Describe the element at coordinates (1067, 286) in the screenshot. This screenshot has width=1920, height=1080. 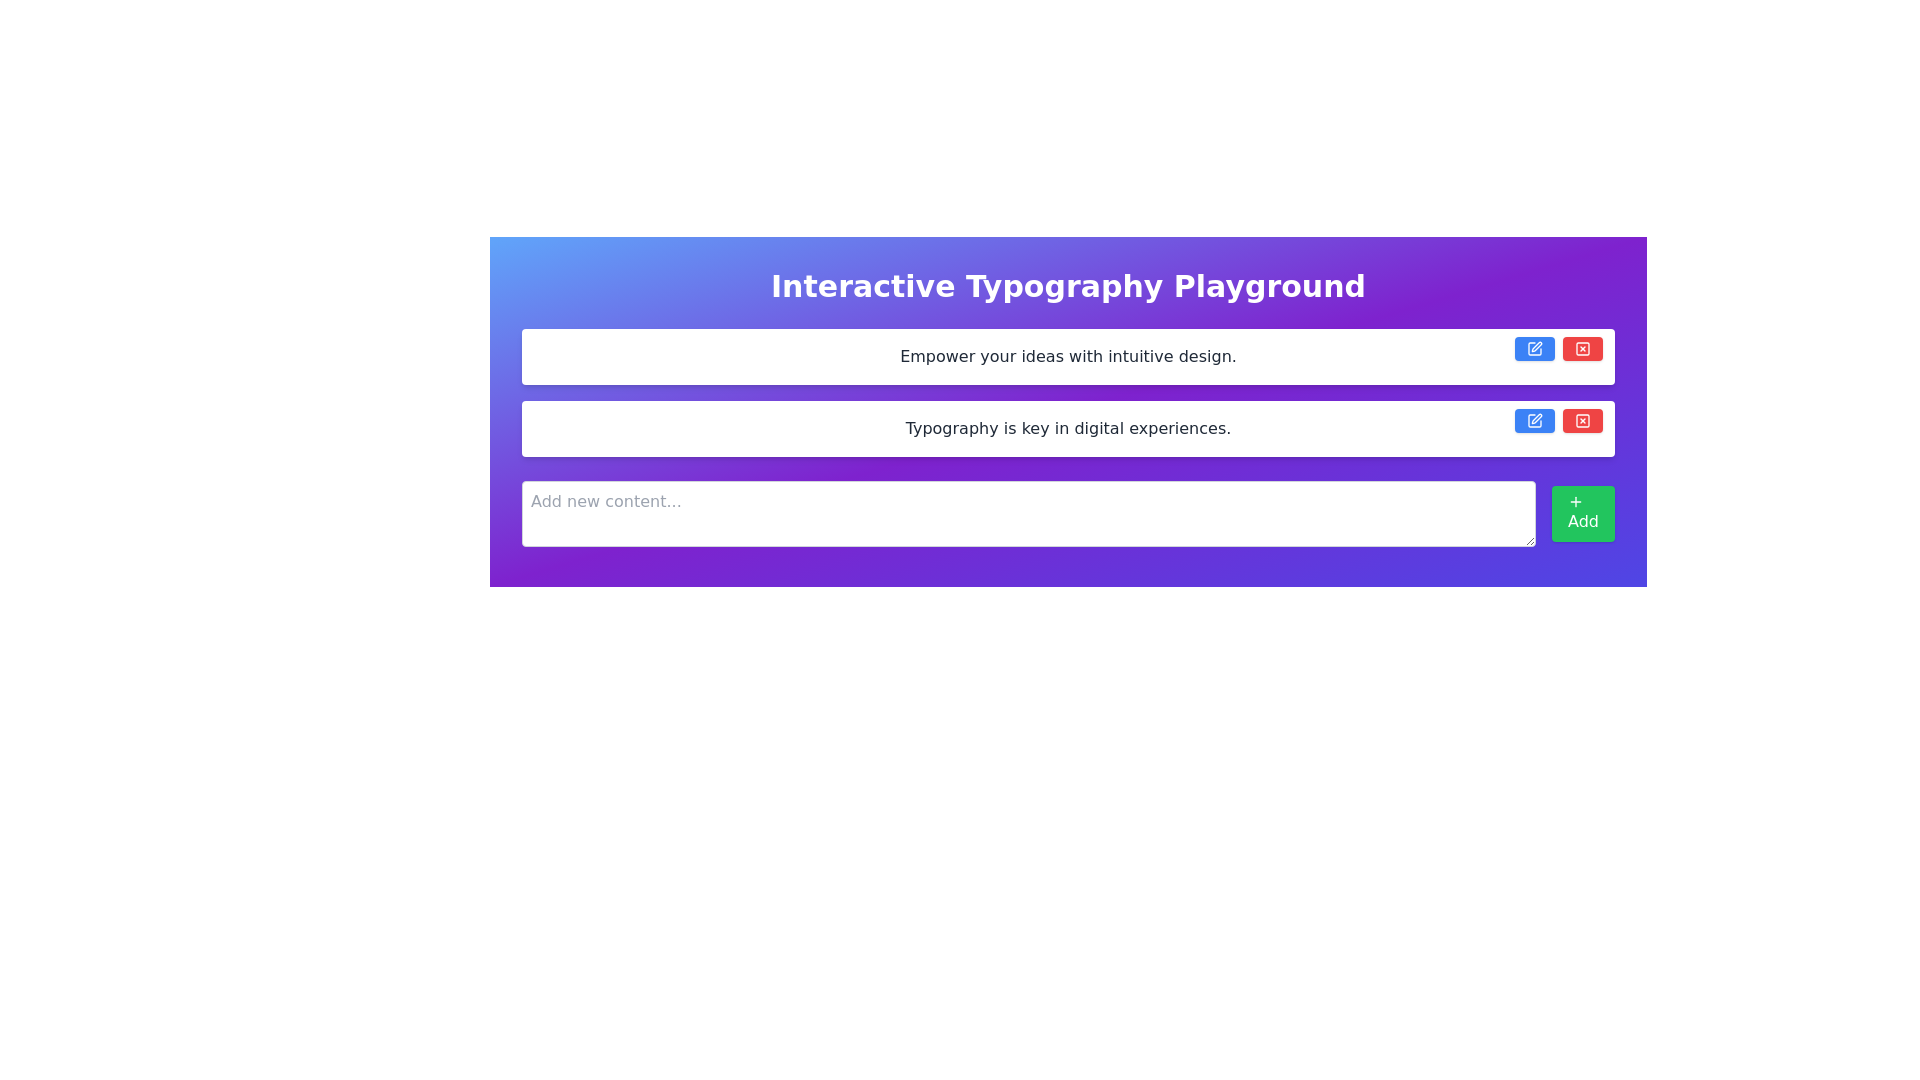
I see `the large heading displaying 'Interactive Typography Playground', which is centrally aligned and styled with bold typography on a colorful gradient background` at that location.